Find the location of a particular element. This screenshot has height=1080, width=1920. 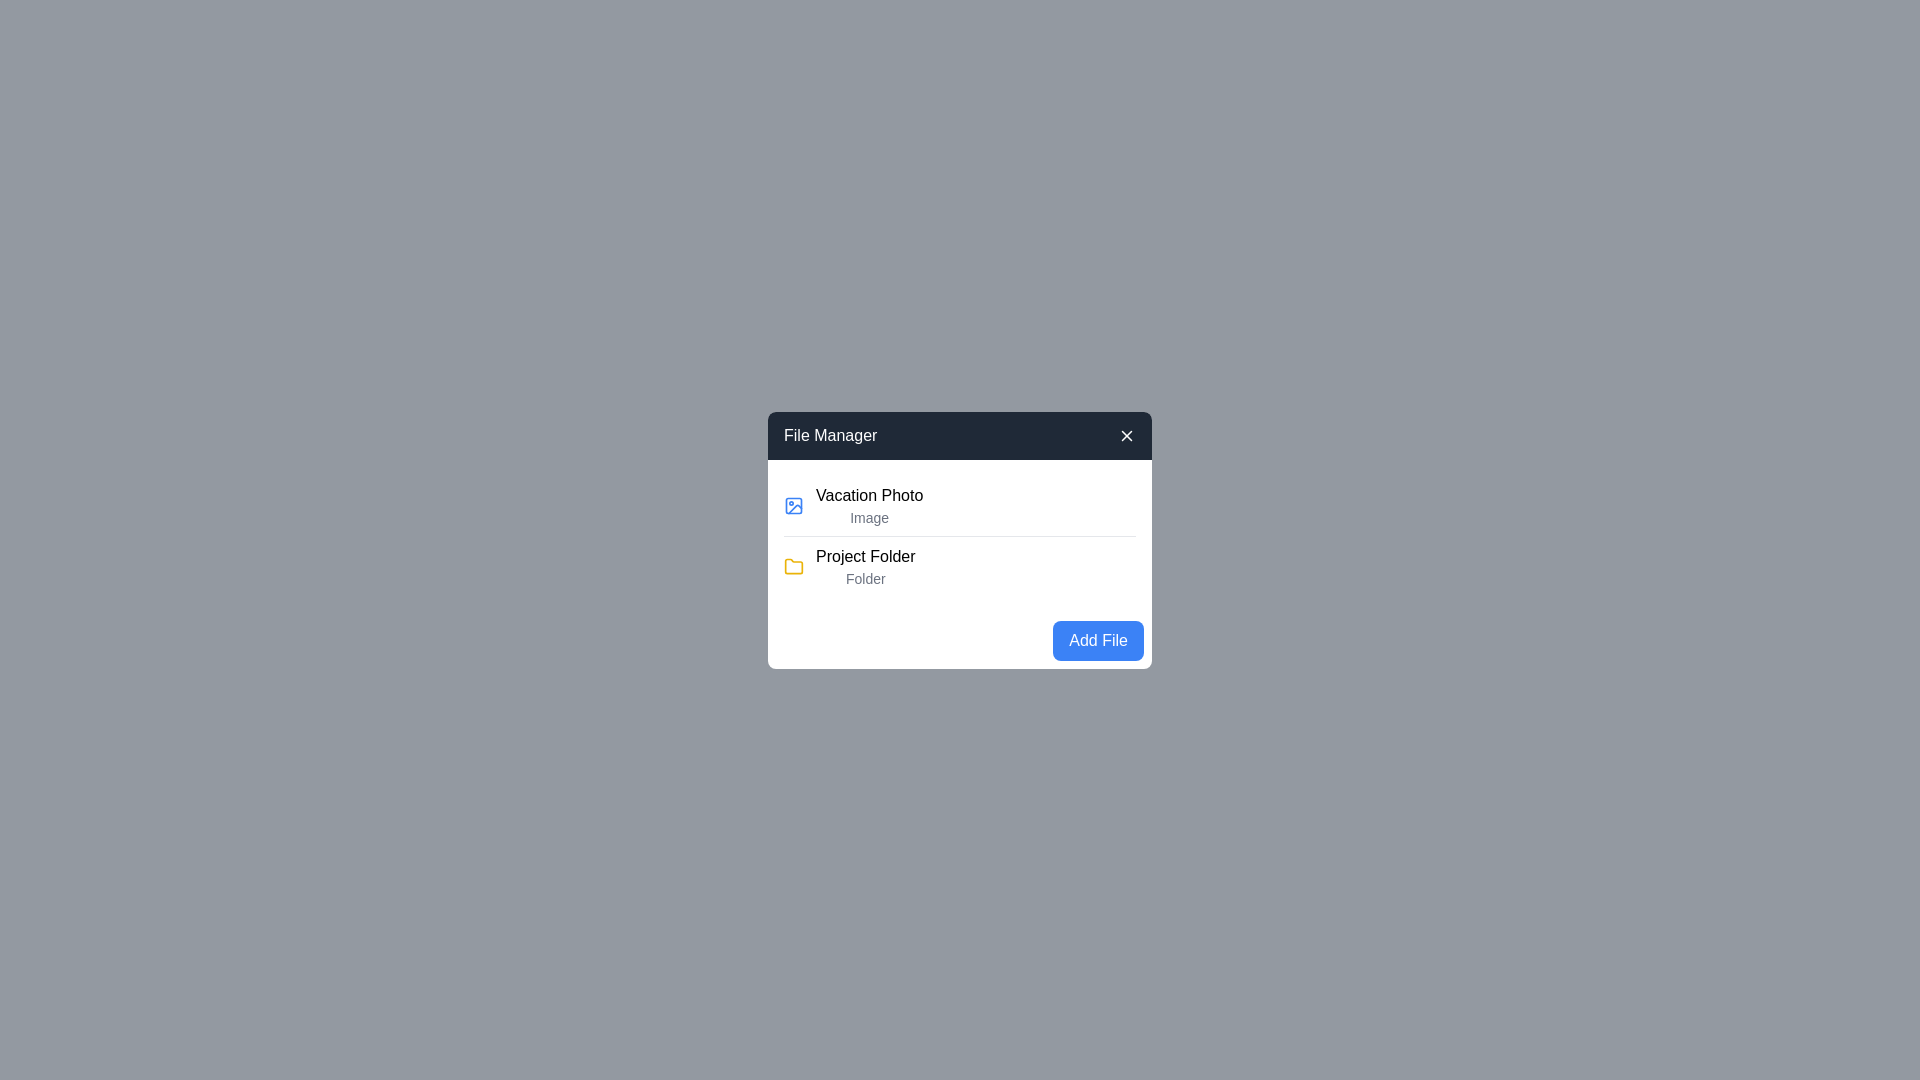

the 'Add File' button to initiate the file addition process is located at coordinates (1097, 640).